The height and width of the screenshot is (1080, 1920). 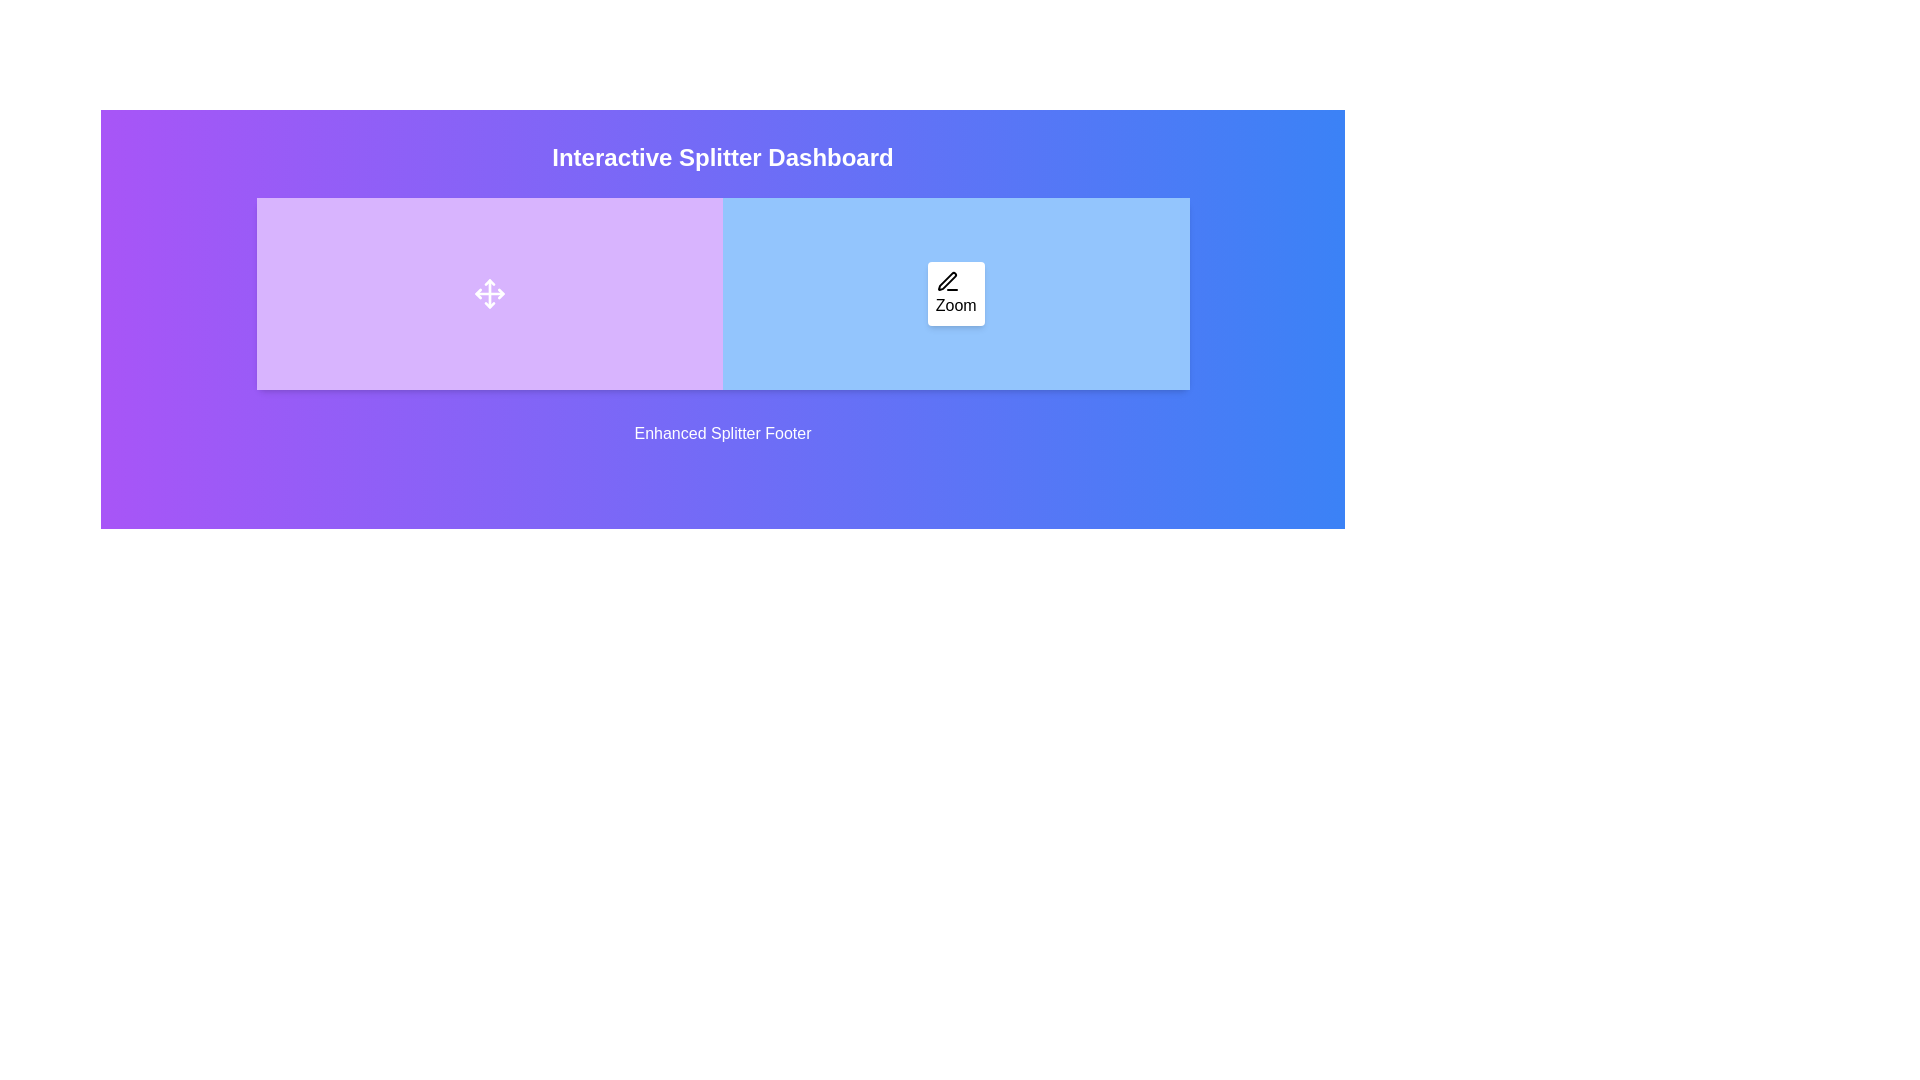 What do you see at coordinates (955, 293) in the screenshot?
I see `the rectangular button with a light blue background that has a white square placard containing a stylized pen icon and the text 'Zoom'` at bounding box center [955, 293].